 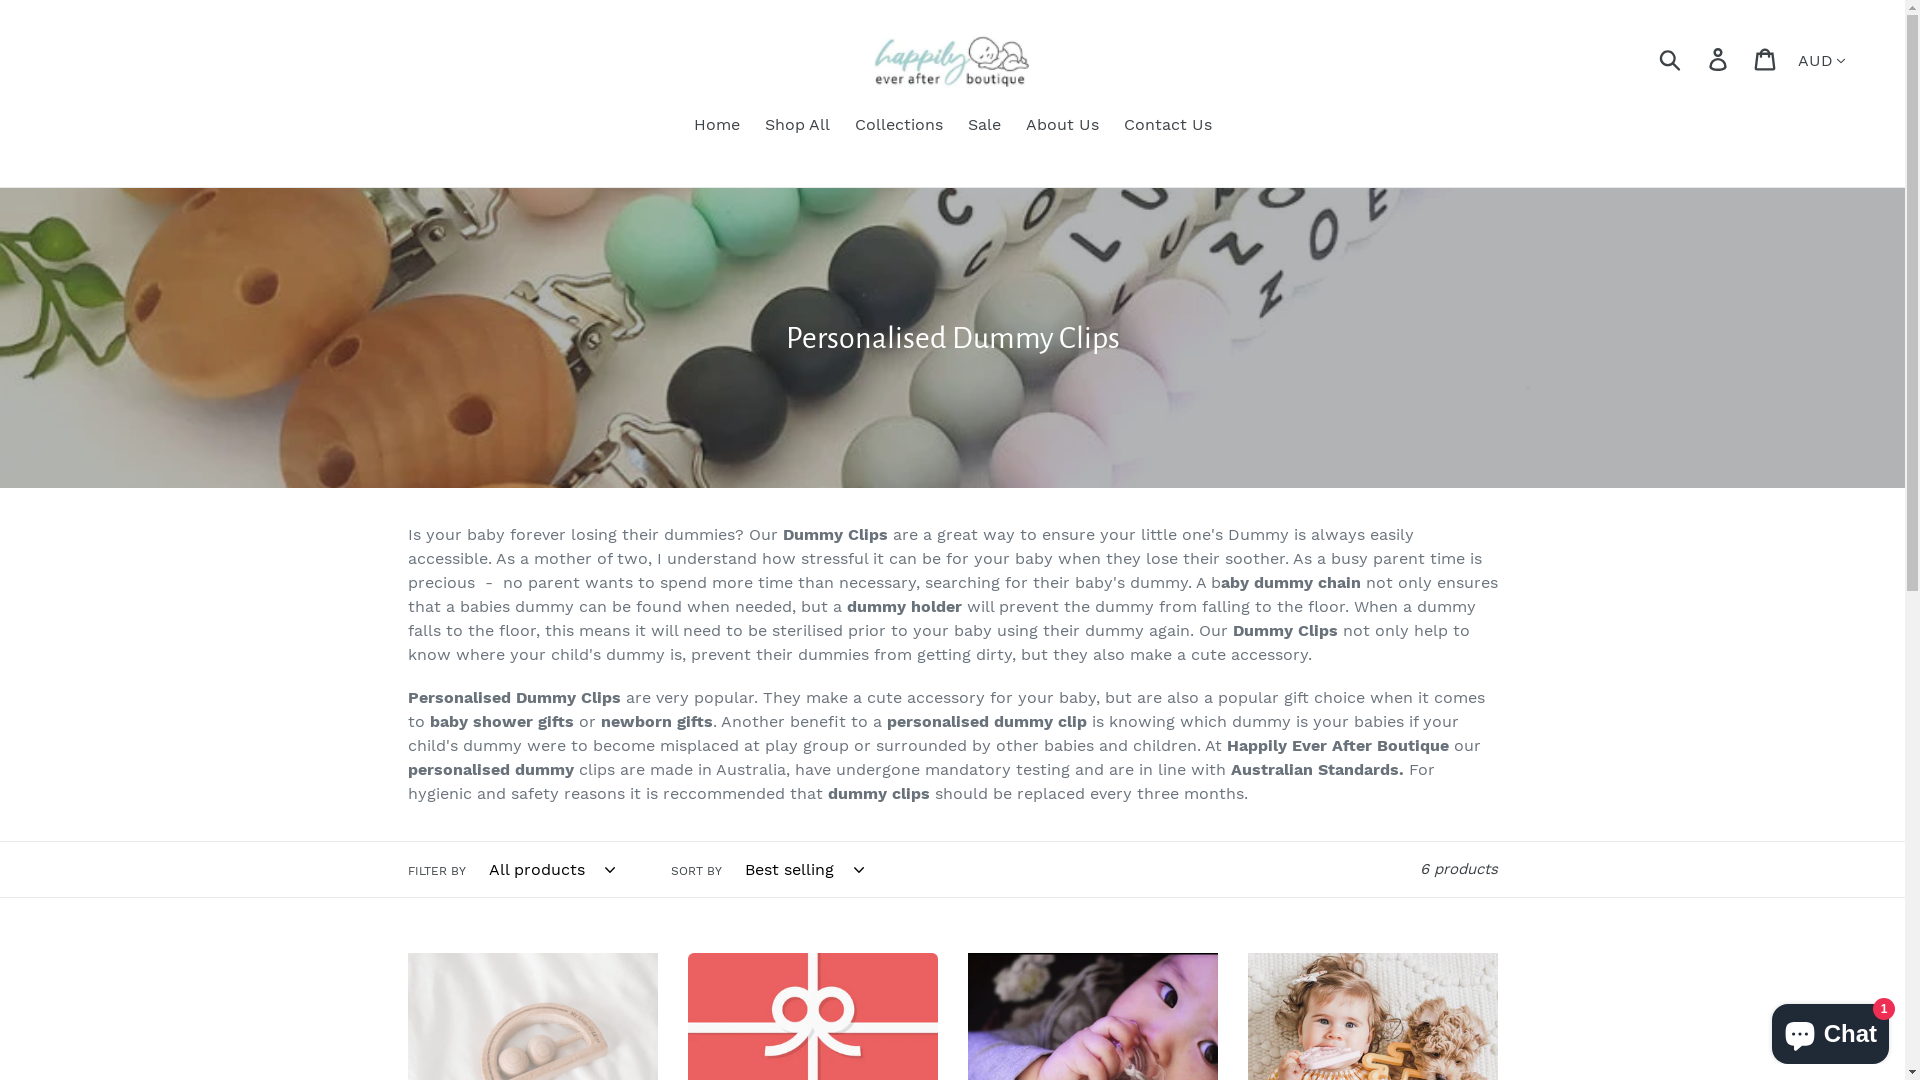 What do you see at coordinates (1167, 126) in the screenshot?
I see `'Contact Us'` at bounding box center [1167, 126].